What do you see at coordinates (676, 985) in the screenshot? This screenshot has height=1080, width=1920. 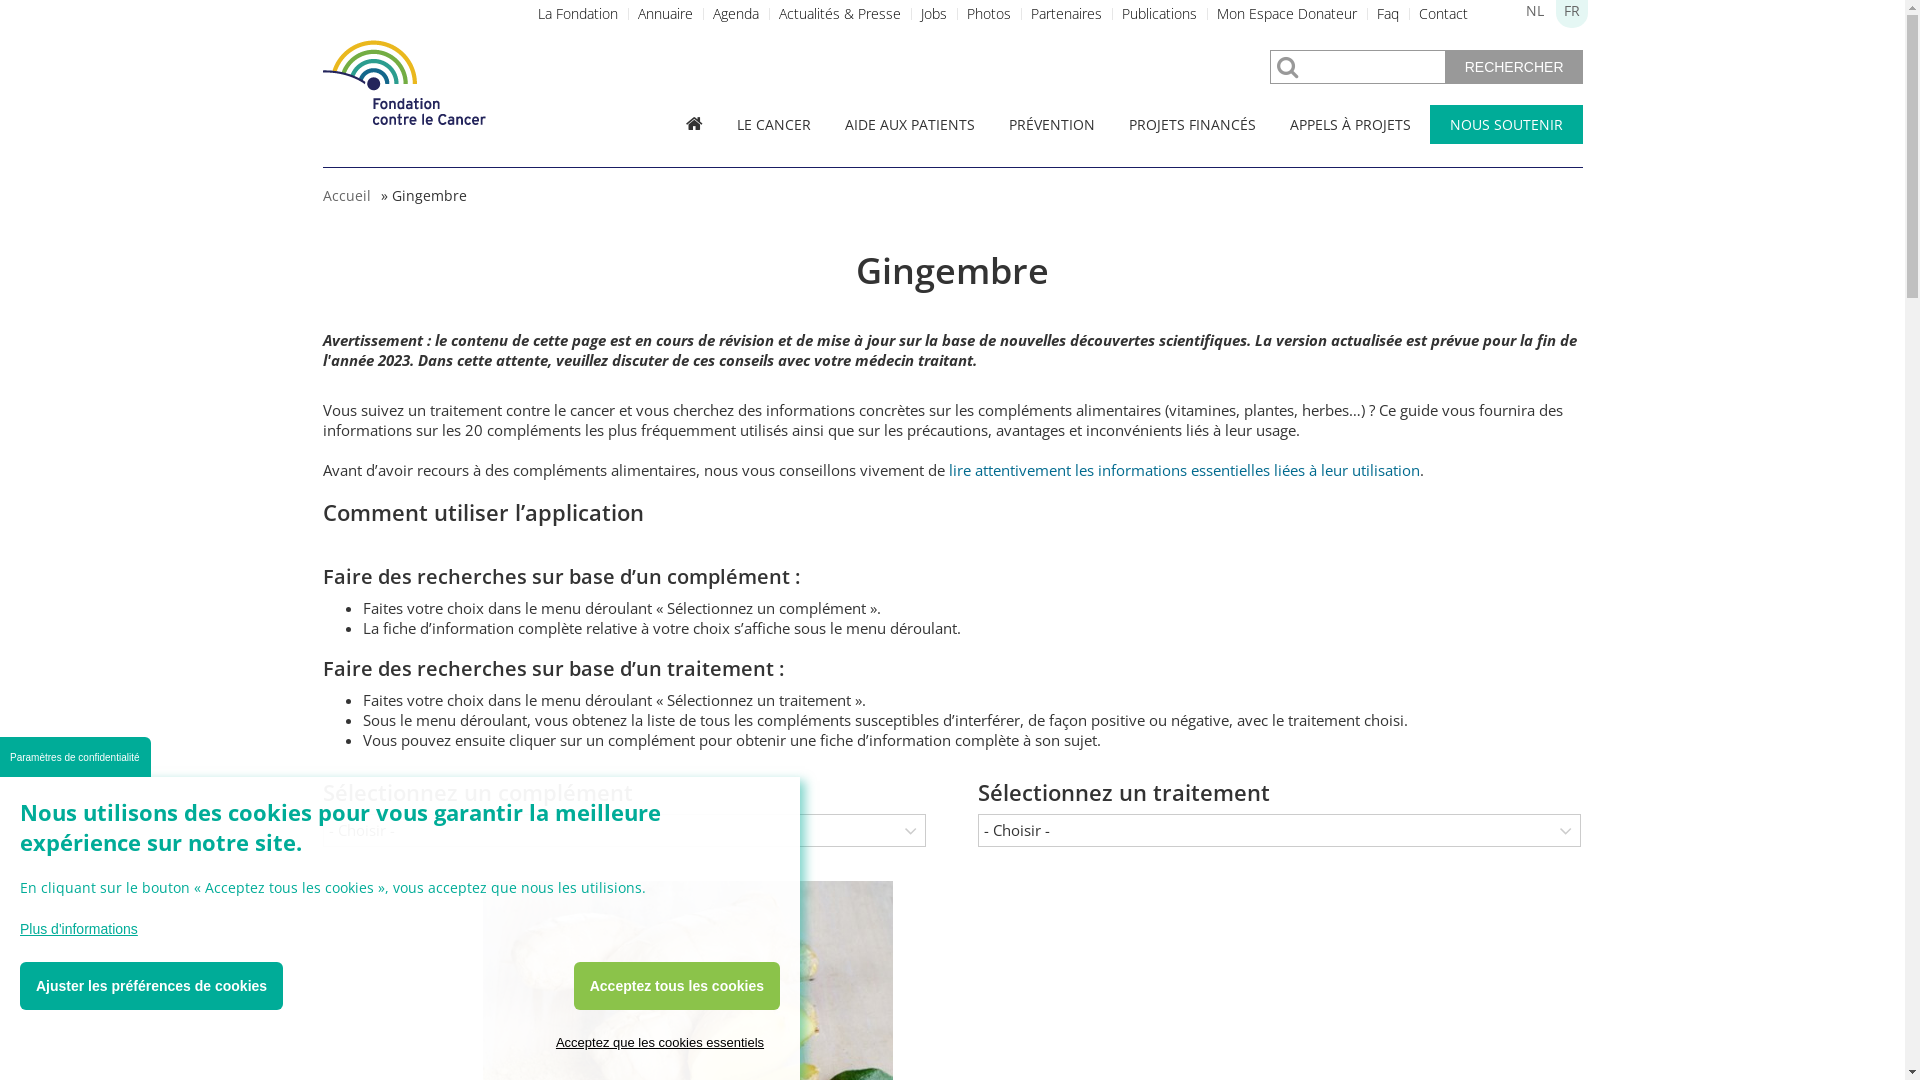 I see `'Acceptez tous les cookies'` at bounding box center [676, 985].